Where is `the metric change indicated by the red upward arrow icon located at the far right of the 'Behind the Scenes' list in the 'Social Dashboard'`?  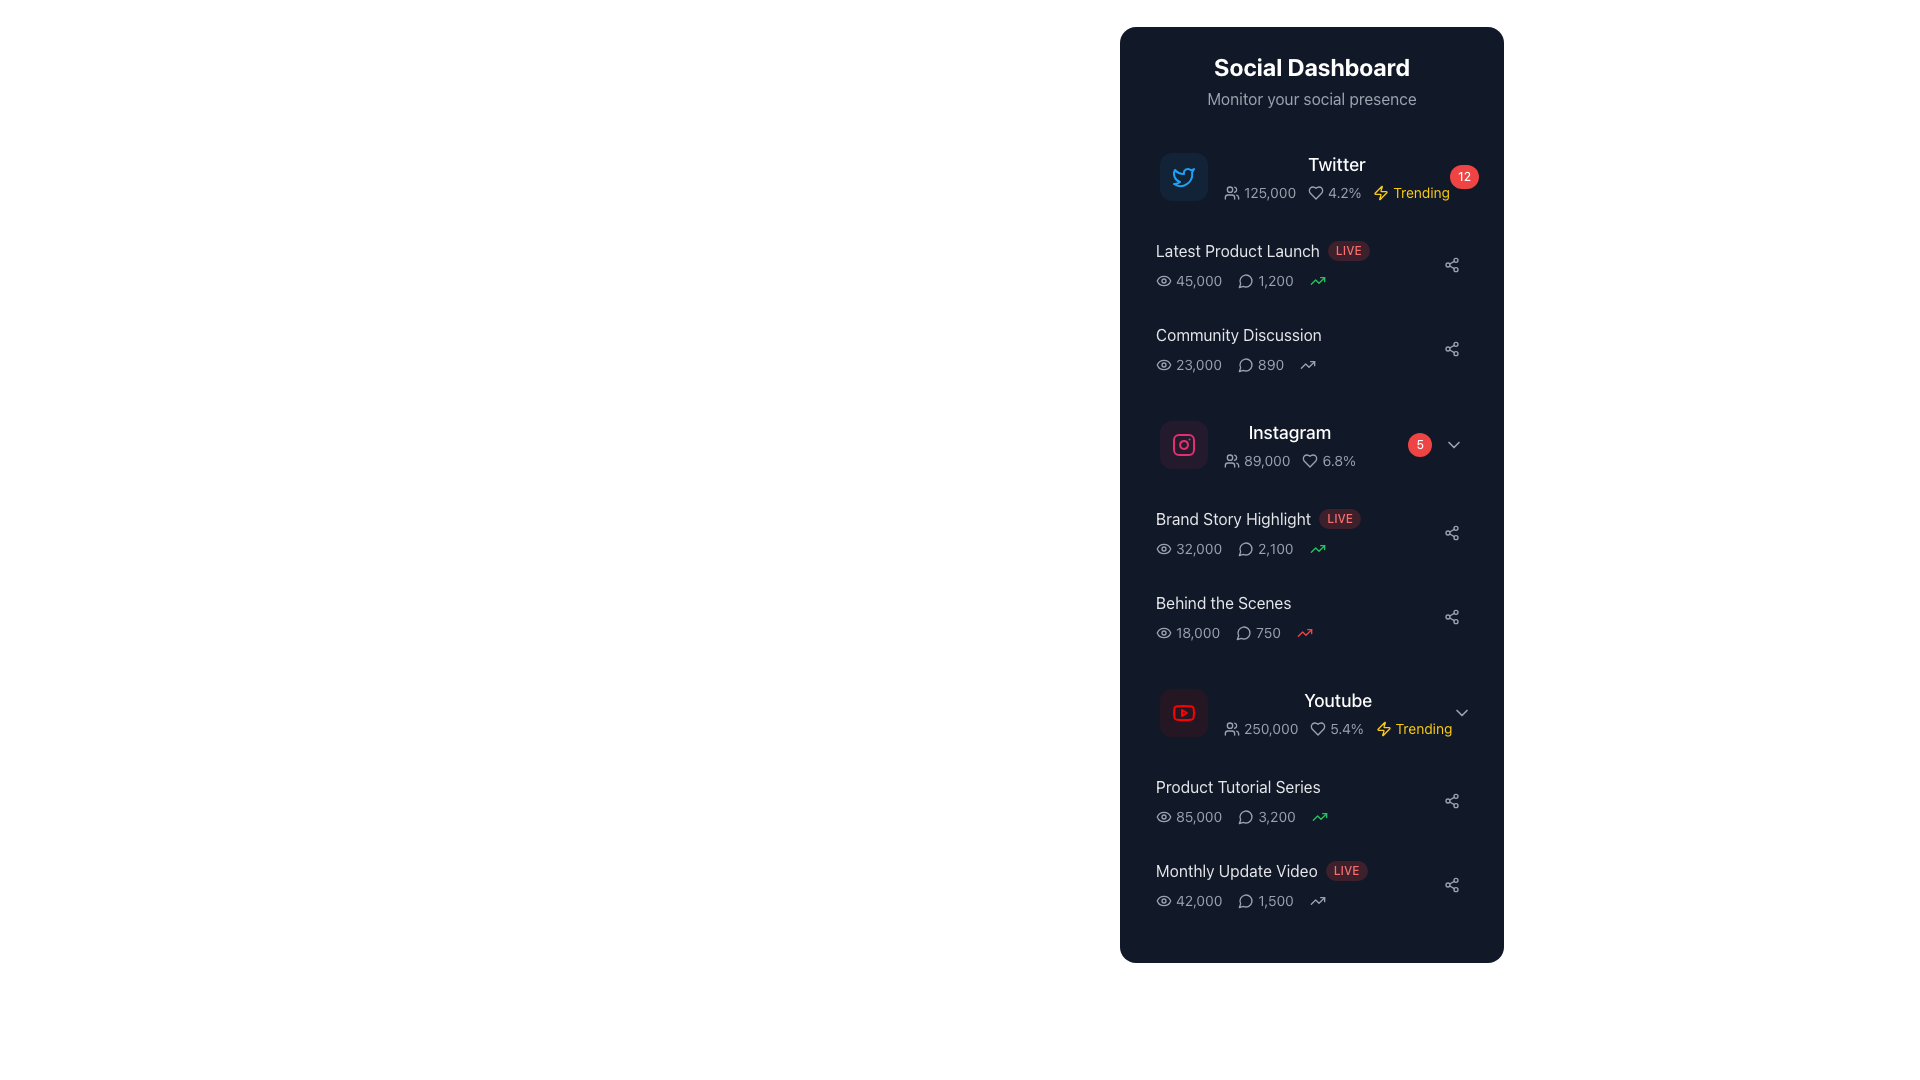 the metric change indicated by the red upward arrow icon located at the far right of the 'Behind the Scenes' list in the 'Social Dashboard' is located at coordinates (1305, 632).